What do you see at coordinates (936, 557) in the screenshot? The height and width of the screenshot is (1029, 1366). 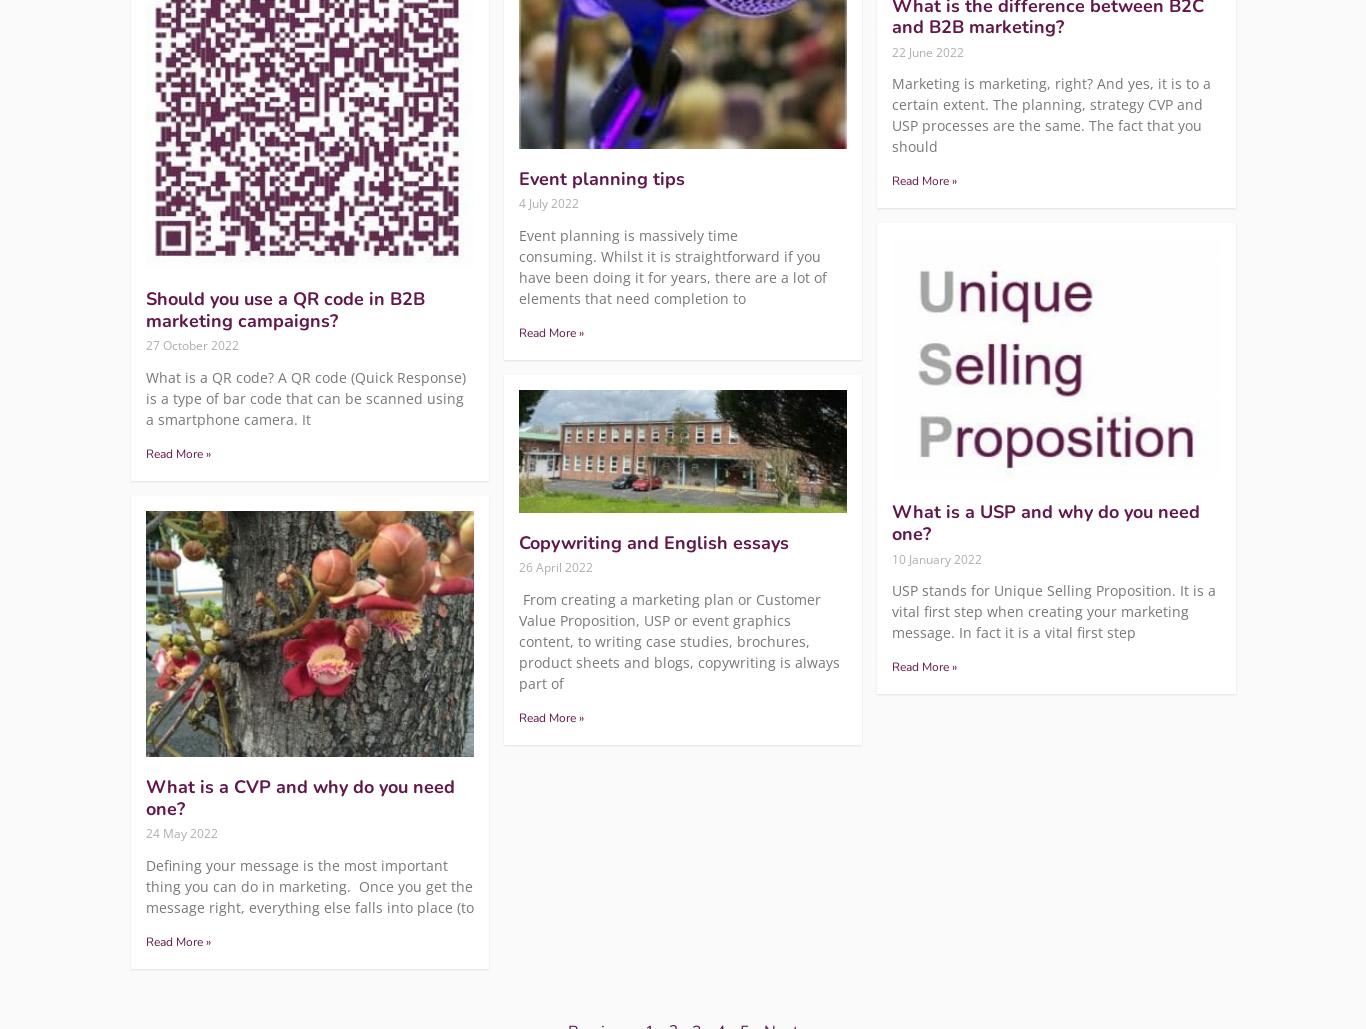 I see `'10 January 2022'` at bounding box center [936, 557].